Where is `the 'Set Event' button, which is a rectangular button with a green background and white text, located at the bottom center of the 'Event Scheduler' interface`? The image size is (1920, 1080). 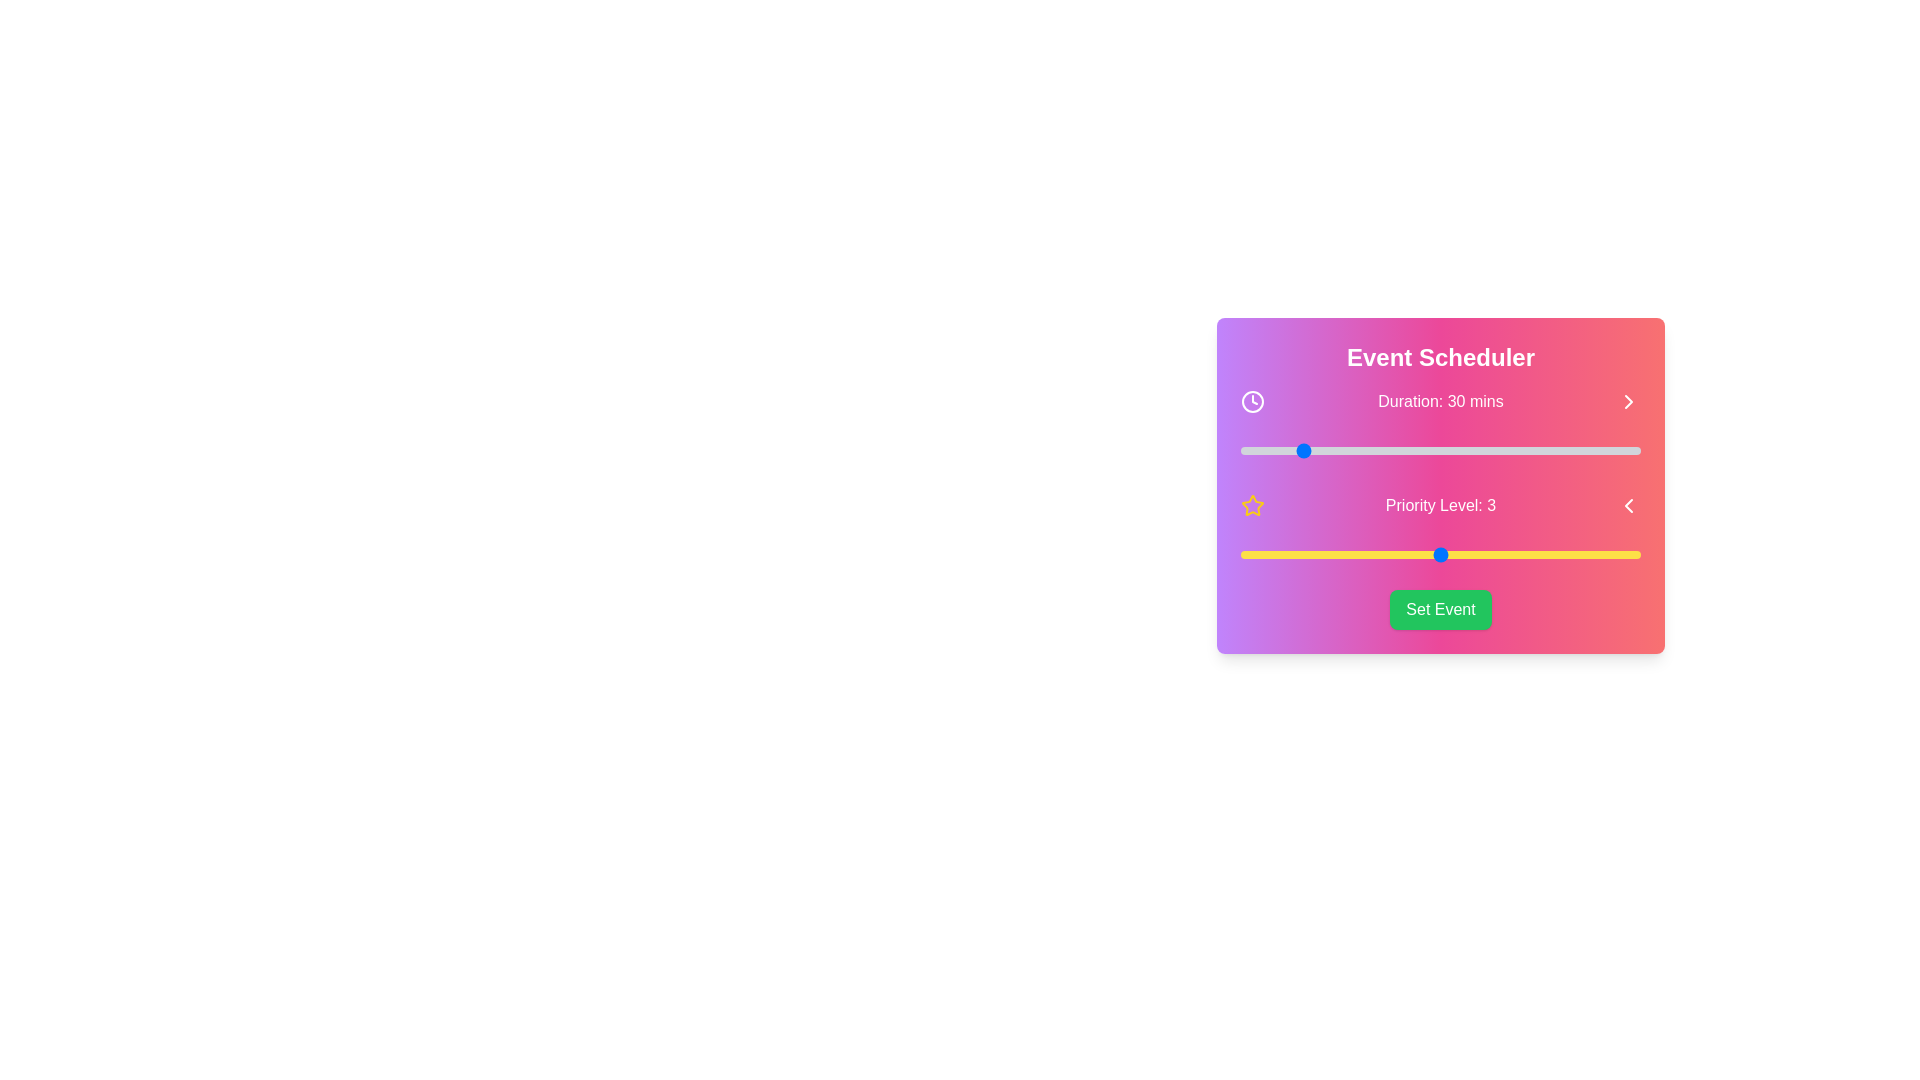
the 'Set Event' button, which is a rectangular button with a green background and white text, located at the bottom center of the 'Event Scheduler' interface is located at coordinates (1440, 608).